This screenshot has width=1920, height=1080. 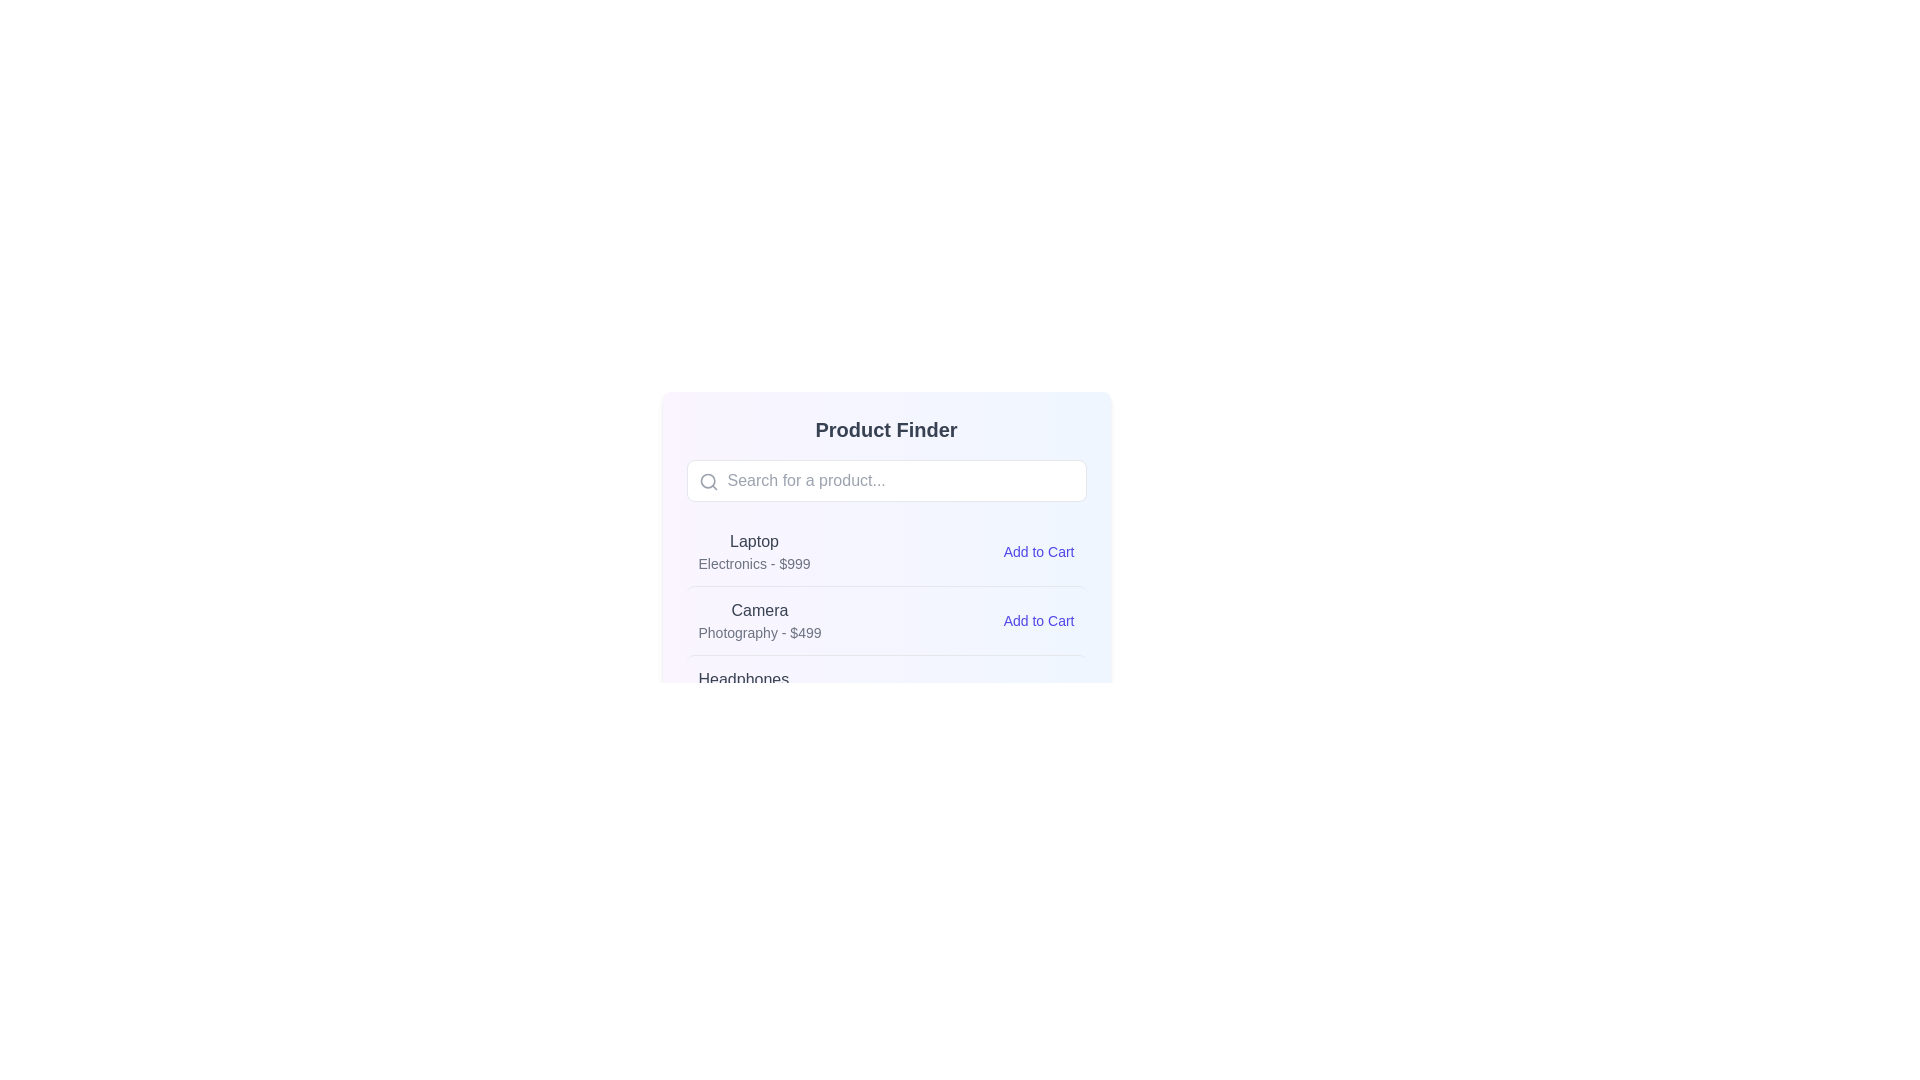 I want to click on the product information text display for 'Camera' which shows 'Photography - $499' below 'Laptop' in the product list interface, so click(x=758, y=620).